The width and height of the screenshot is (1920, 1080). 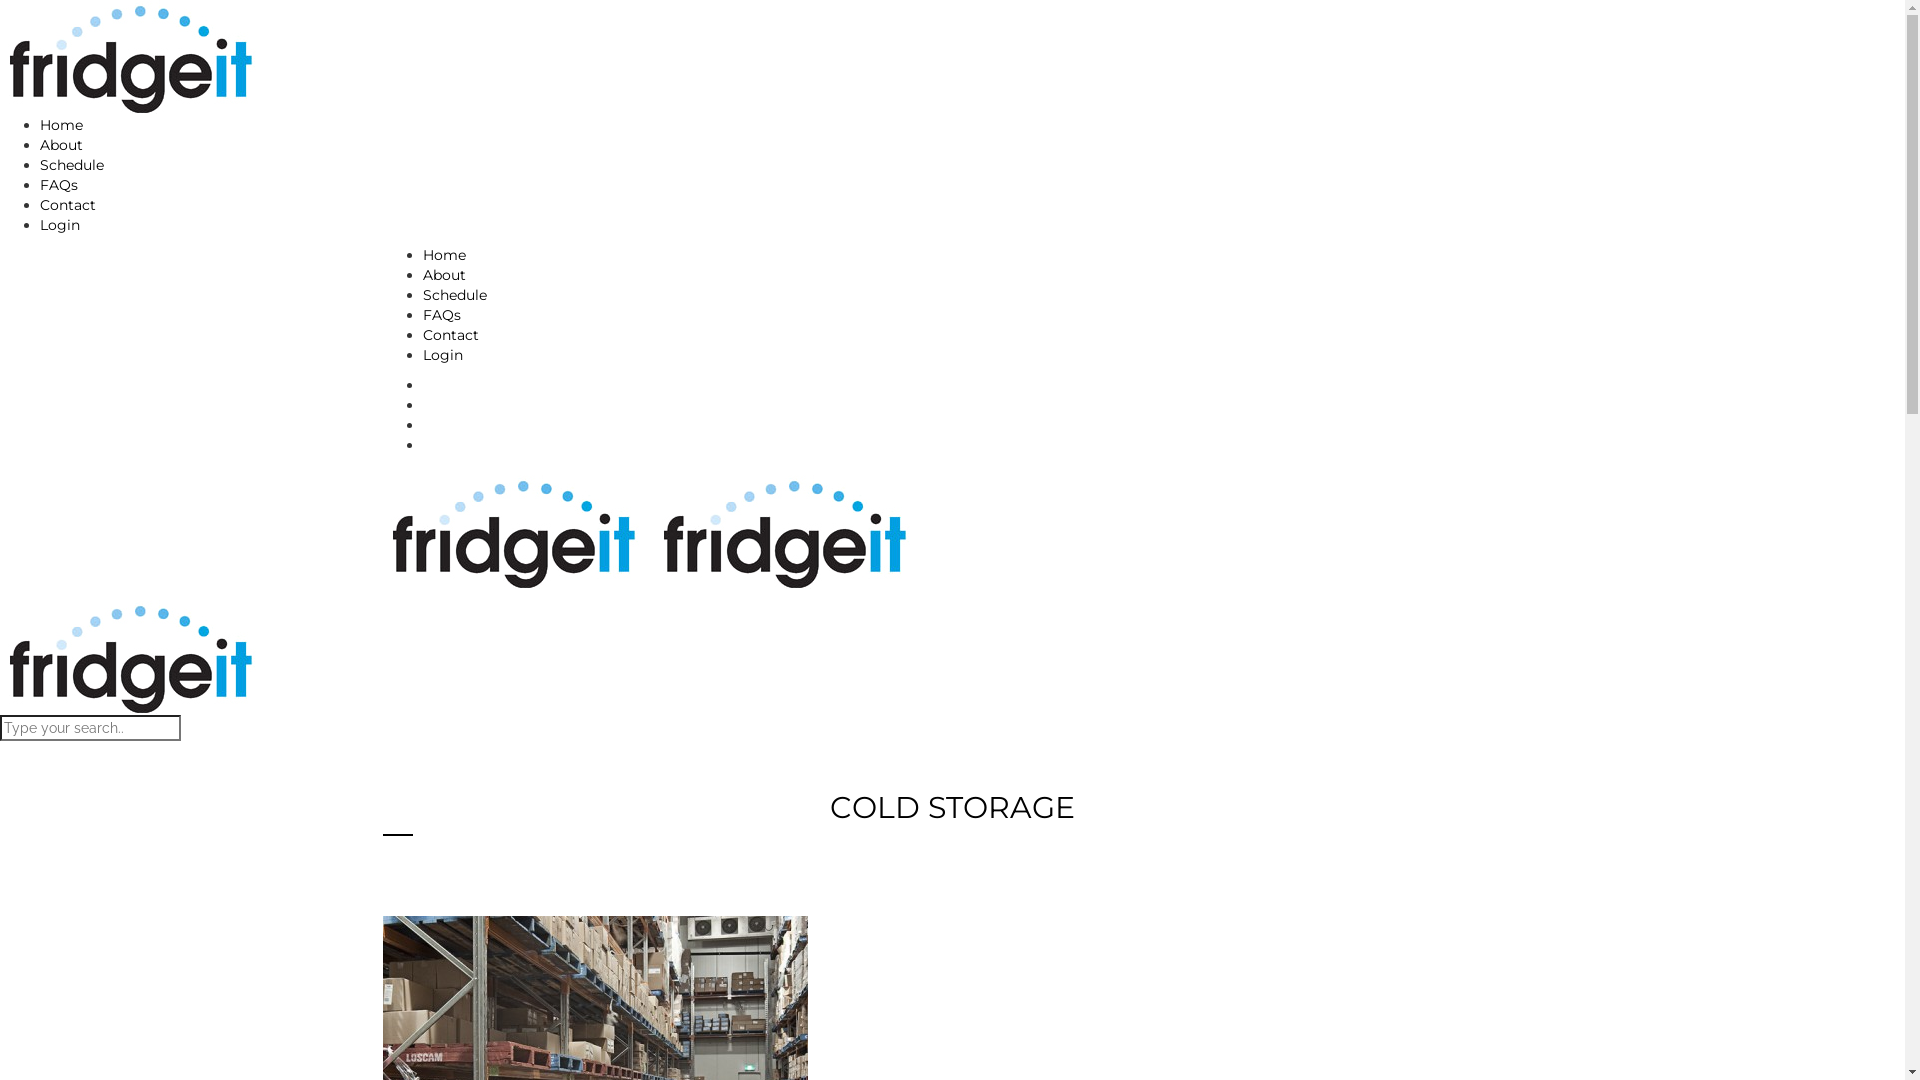 What do you see at coordinates (67, 204) in the screenshot?
I see `'Contact'` at bounding box center [67, 204].